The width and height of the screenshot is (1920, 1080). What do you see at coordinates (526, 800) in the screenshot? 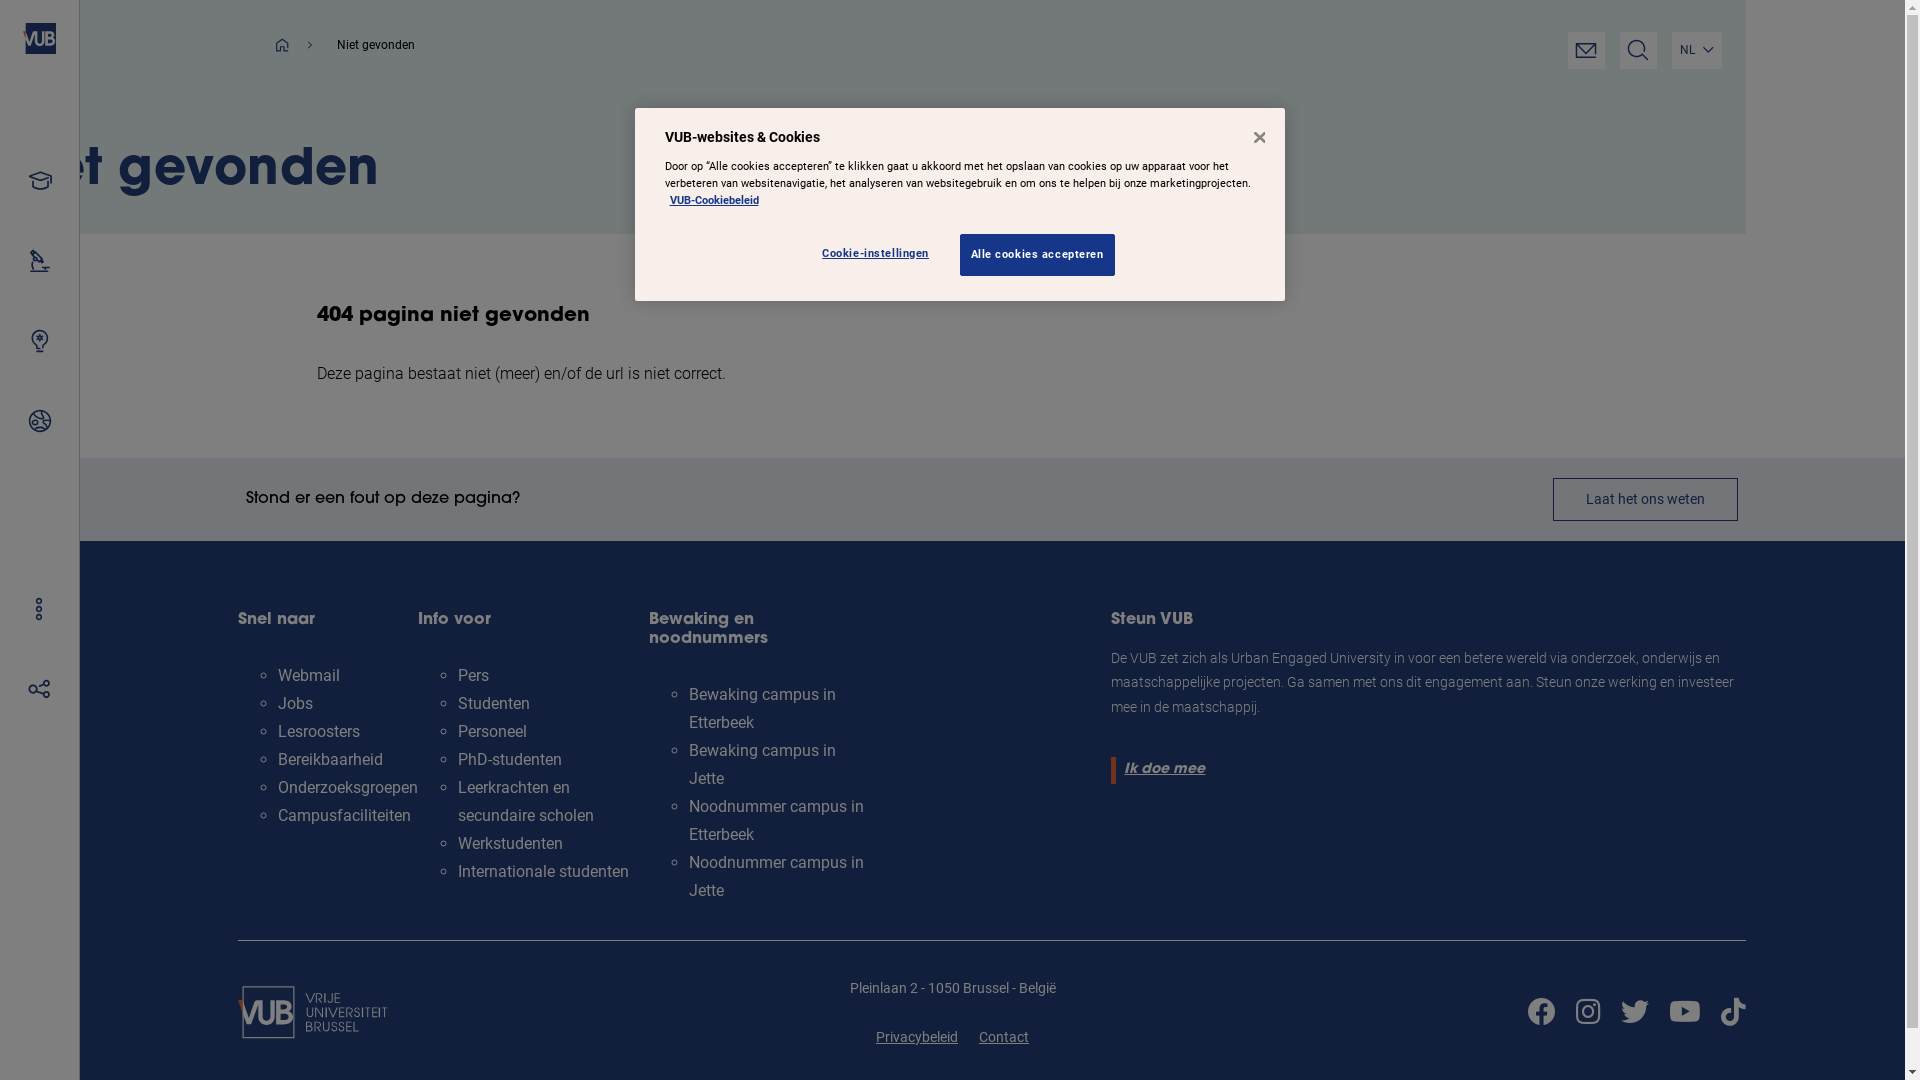
I see `'Leerkrachten en secundaire scholen'` at bounding box center [526, 800].